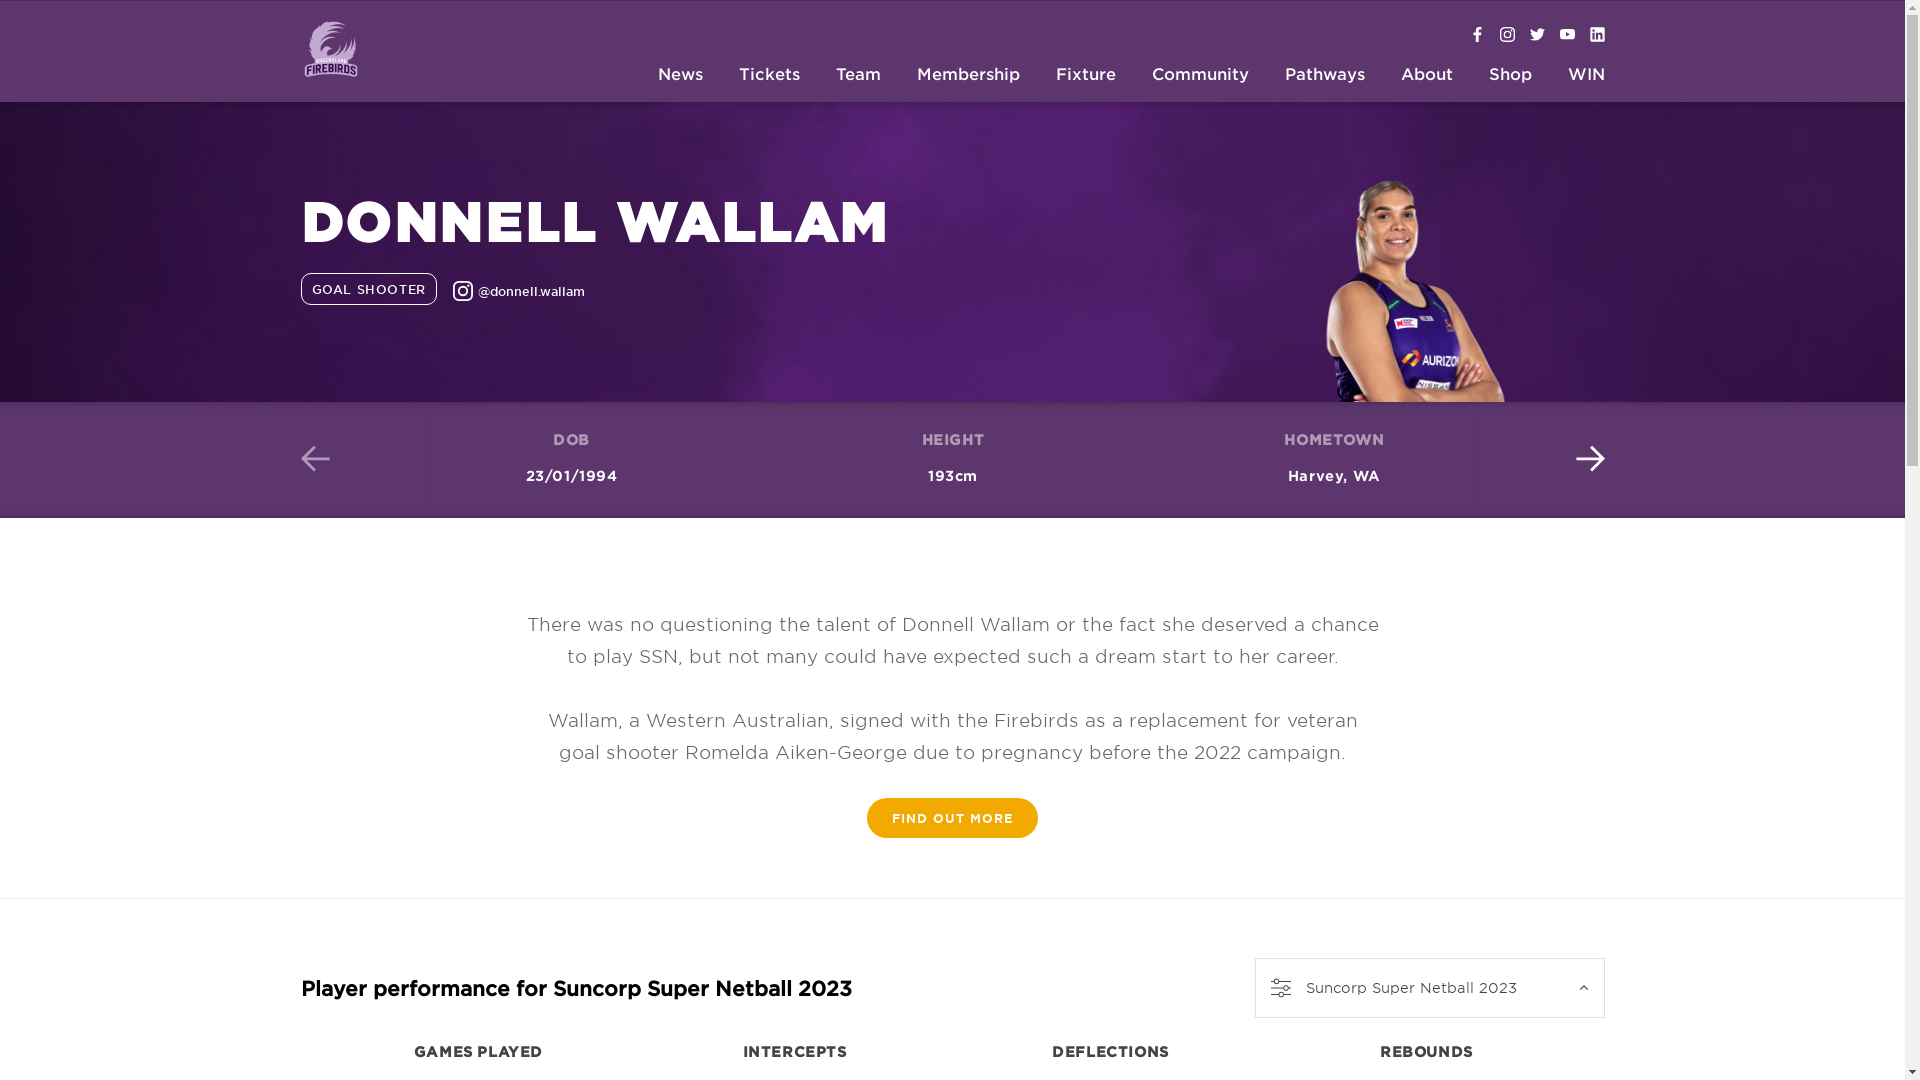 The image size is (1920, 1080). What do you see at coordinates (451, 293) in the screenshot?
I see `'@donnell.wallam'` at bounding box center [451, 293].